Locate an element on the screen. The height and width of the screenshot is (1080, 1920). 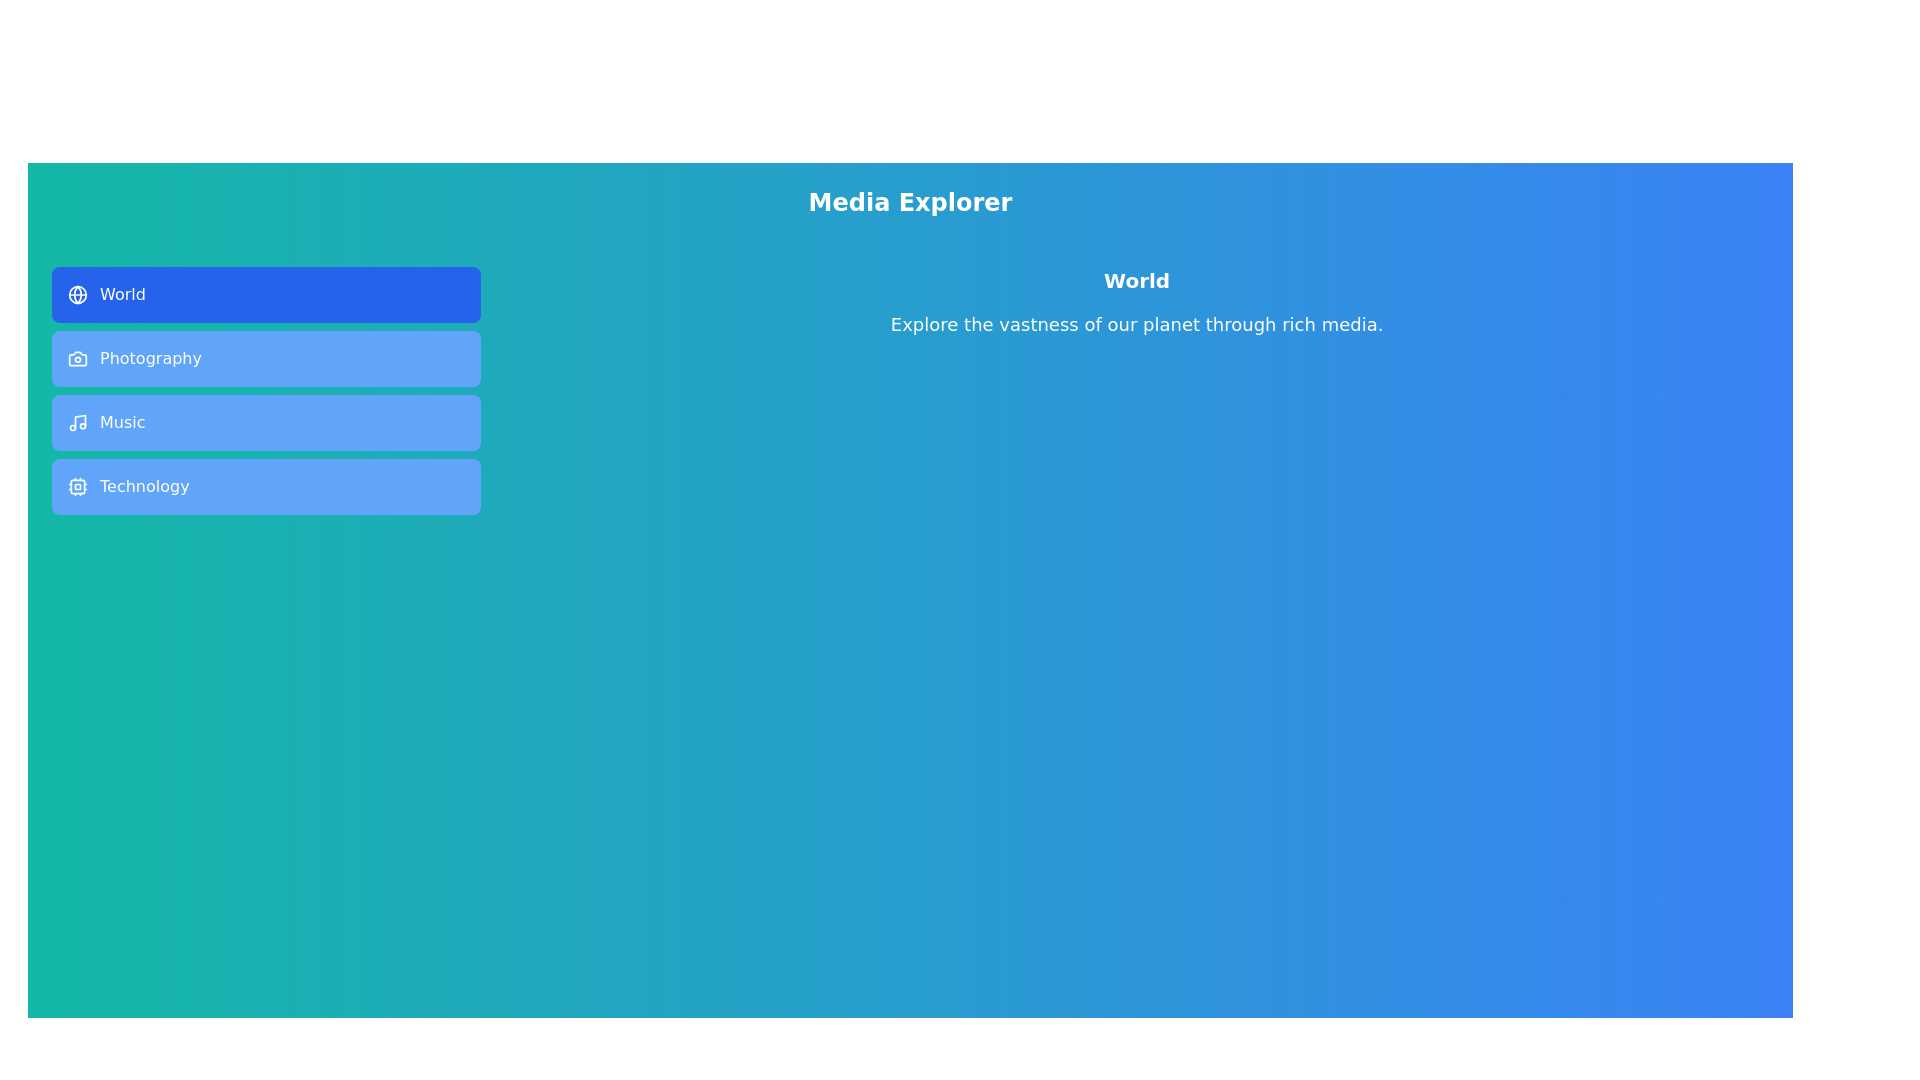
the icon of the Music tab to examine it is located at coordinates (77, 422).